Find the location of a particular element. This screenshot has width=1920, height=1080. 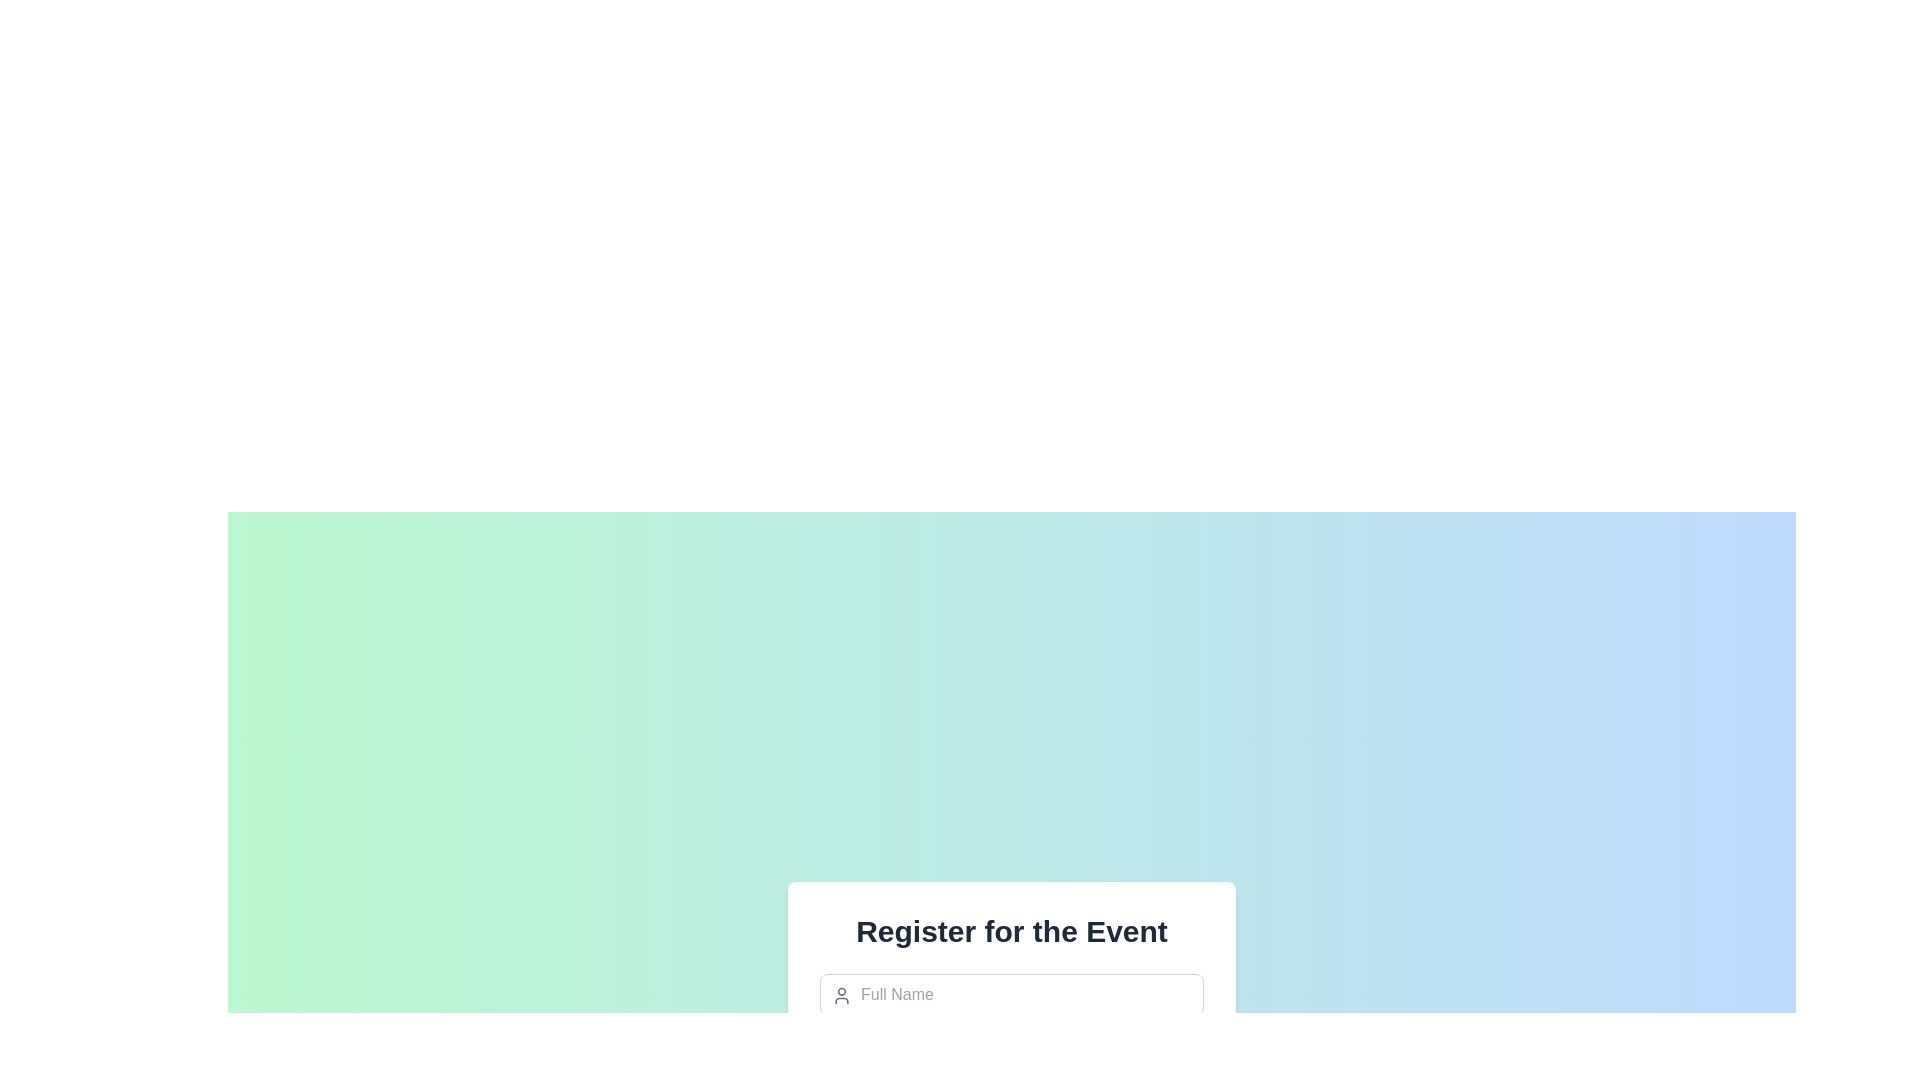

the user profile icon, which is styled with a gray color and rounded edges, located to the left of the 'Full Name' text input field is located at coordinates (841, 995).